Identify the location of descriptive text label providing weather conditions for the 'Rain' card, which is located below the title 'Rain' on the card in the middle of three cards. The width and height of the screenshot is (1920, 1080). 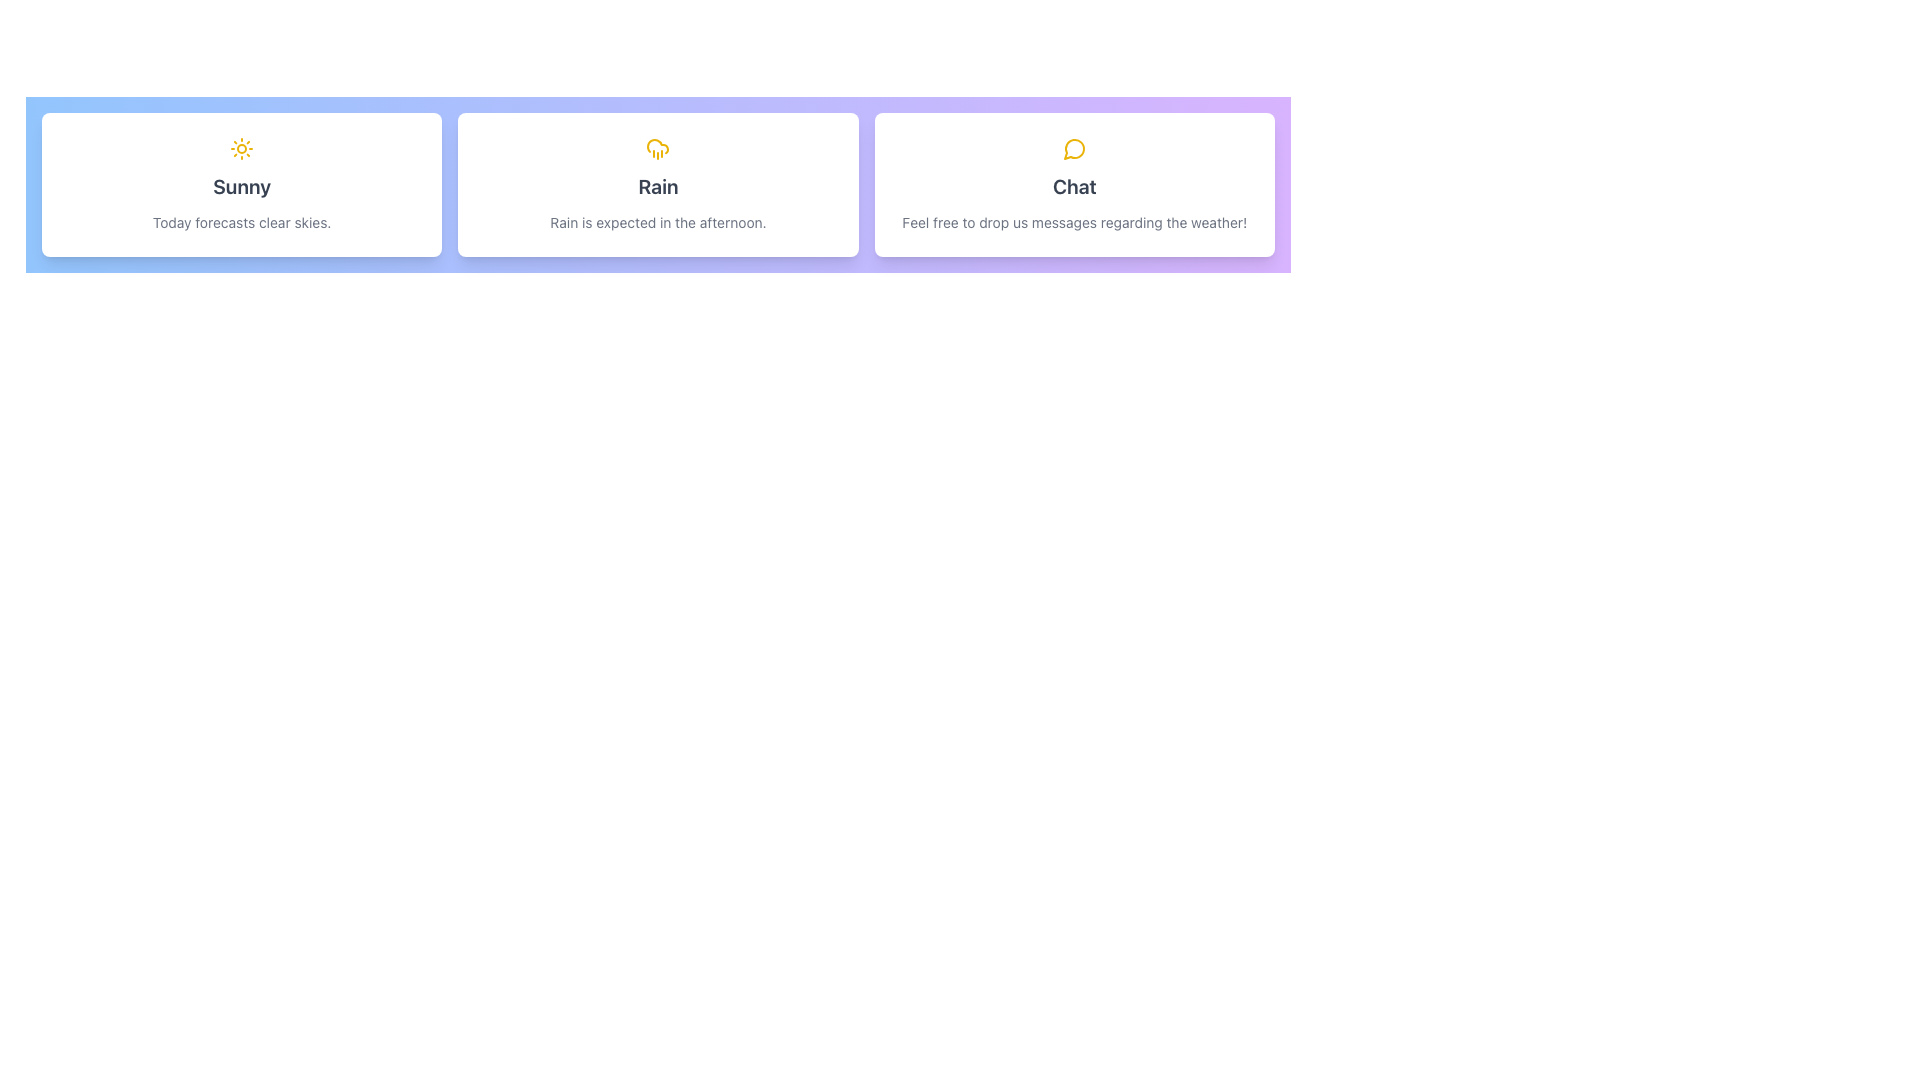
(658, 223).